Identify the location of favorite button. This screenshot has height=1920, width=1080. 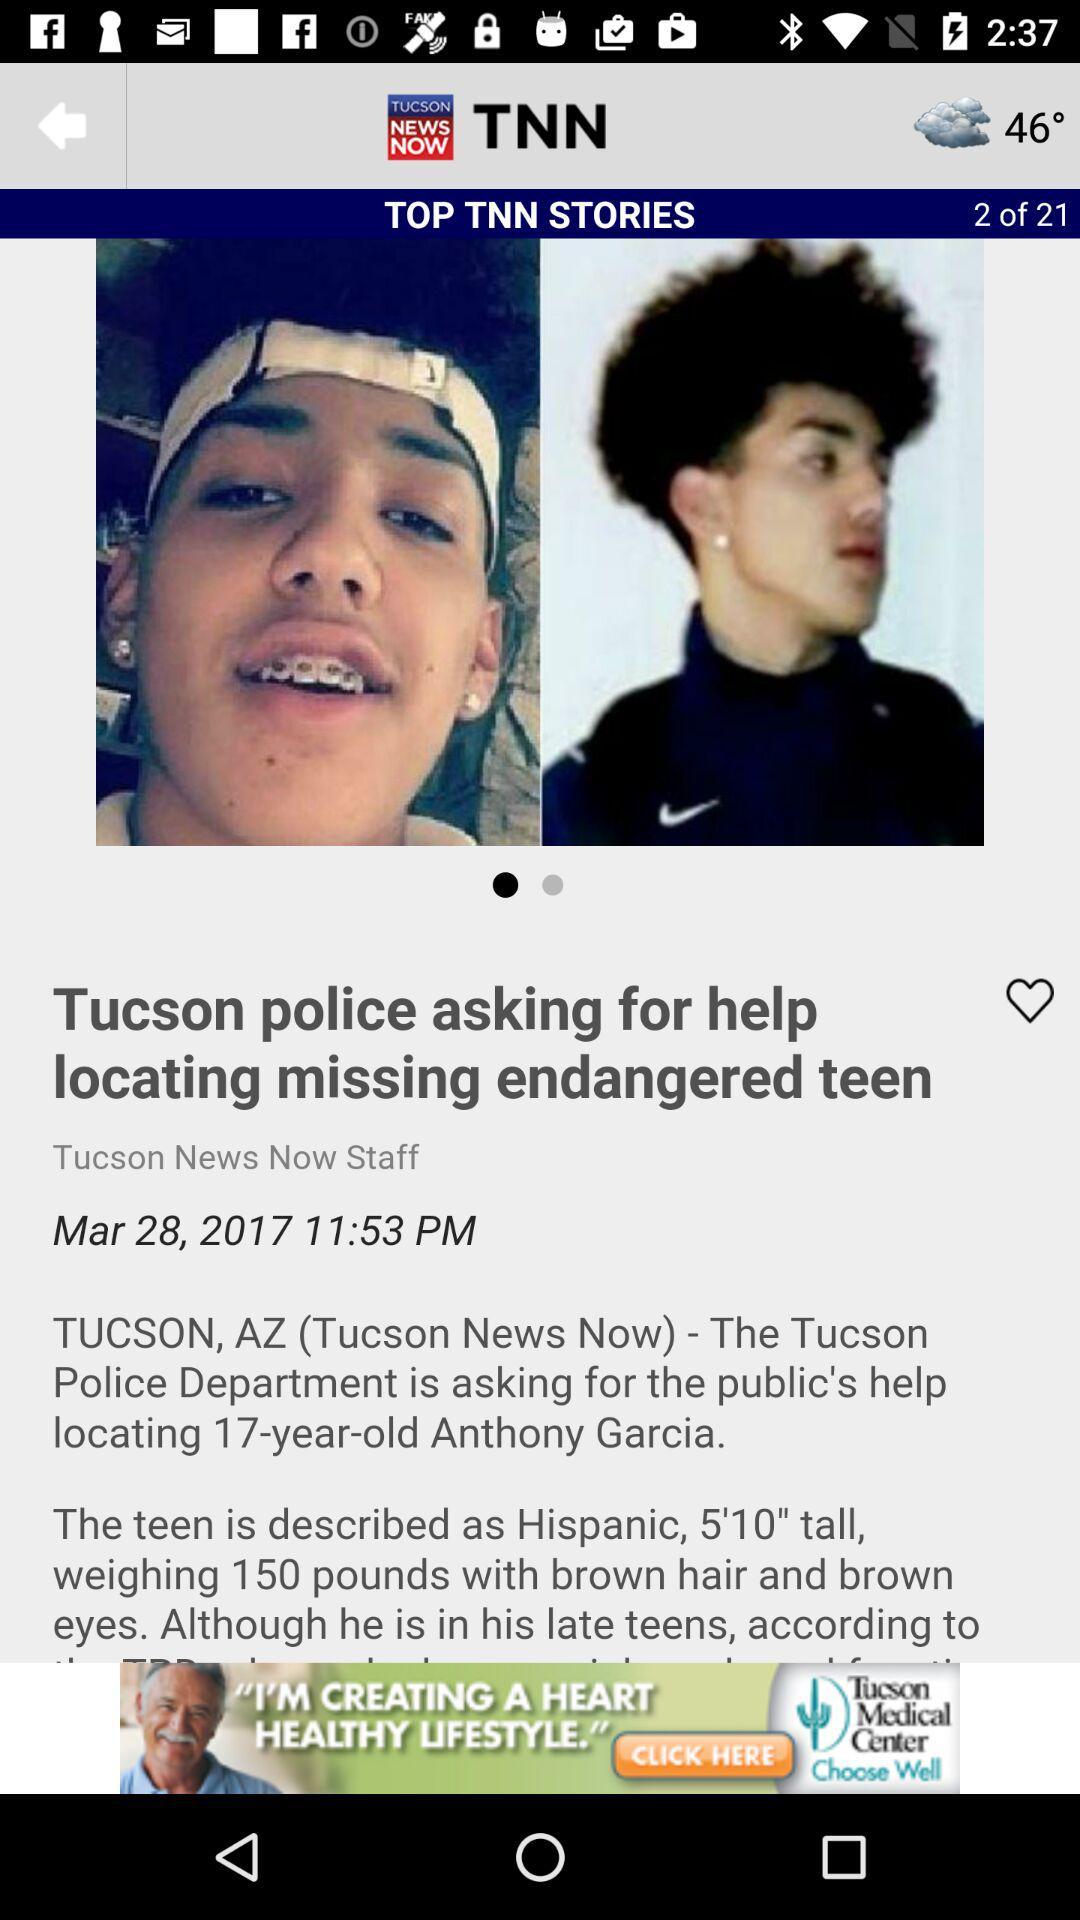
(1017, 1000).